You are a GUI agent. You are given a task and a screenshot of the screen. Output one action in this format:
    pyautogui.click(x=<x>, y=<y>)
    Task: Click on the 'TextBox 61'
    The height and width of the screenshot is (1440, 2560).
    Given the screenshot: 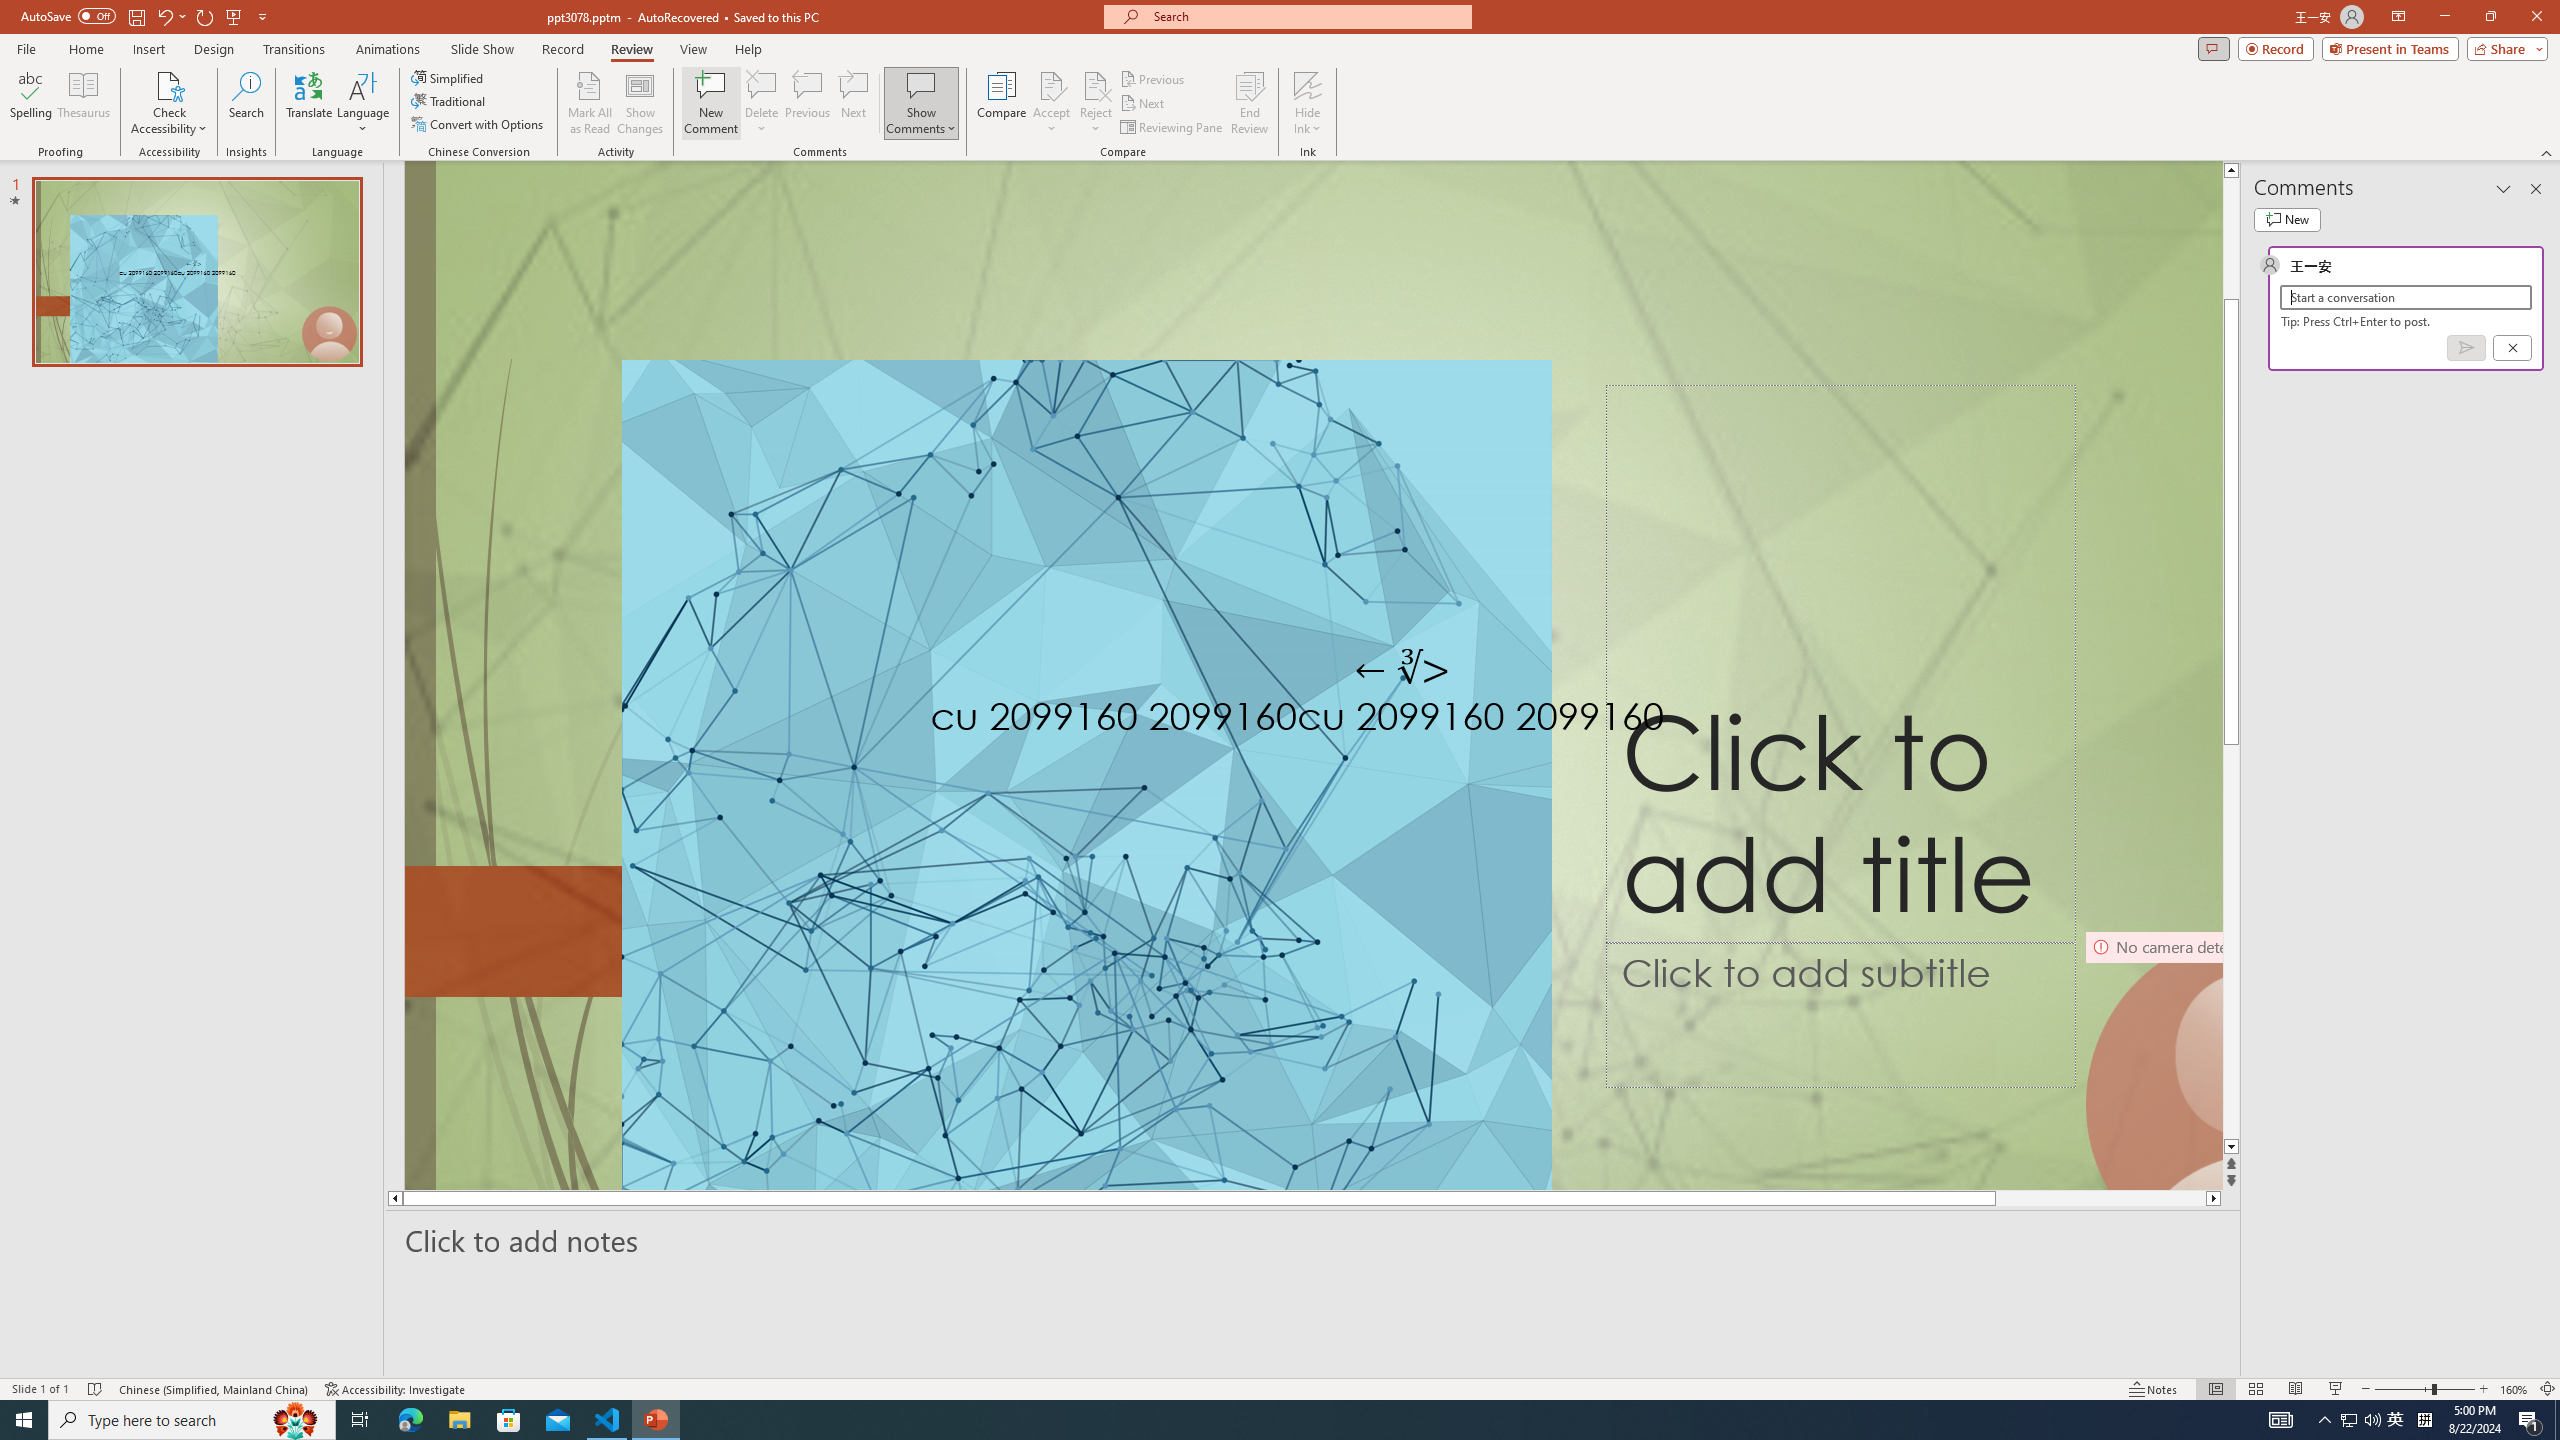 What is the action you would take?
    pyautogui.click(x=1419, y=720)
    